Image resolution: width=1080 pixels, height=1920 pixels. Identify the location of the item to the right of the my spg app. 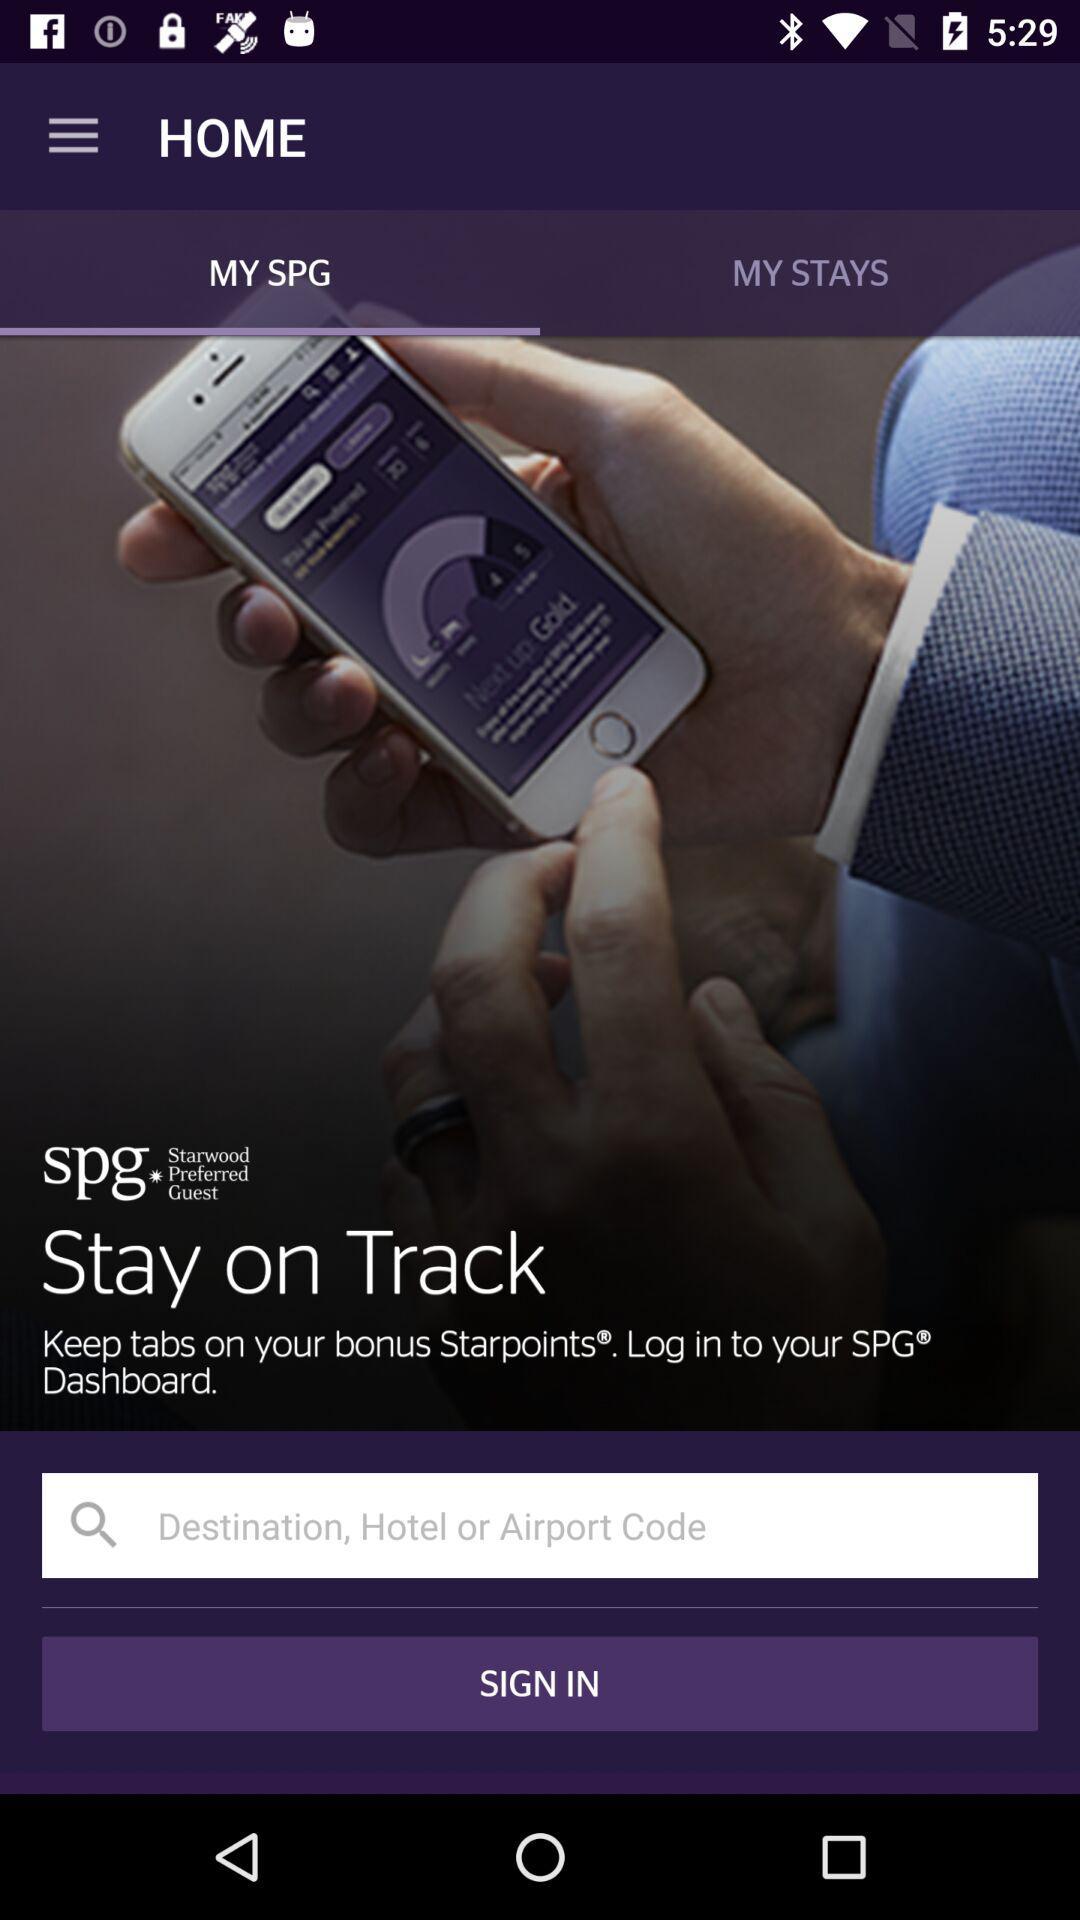
(810, 271).